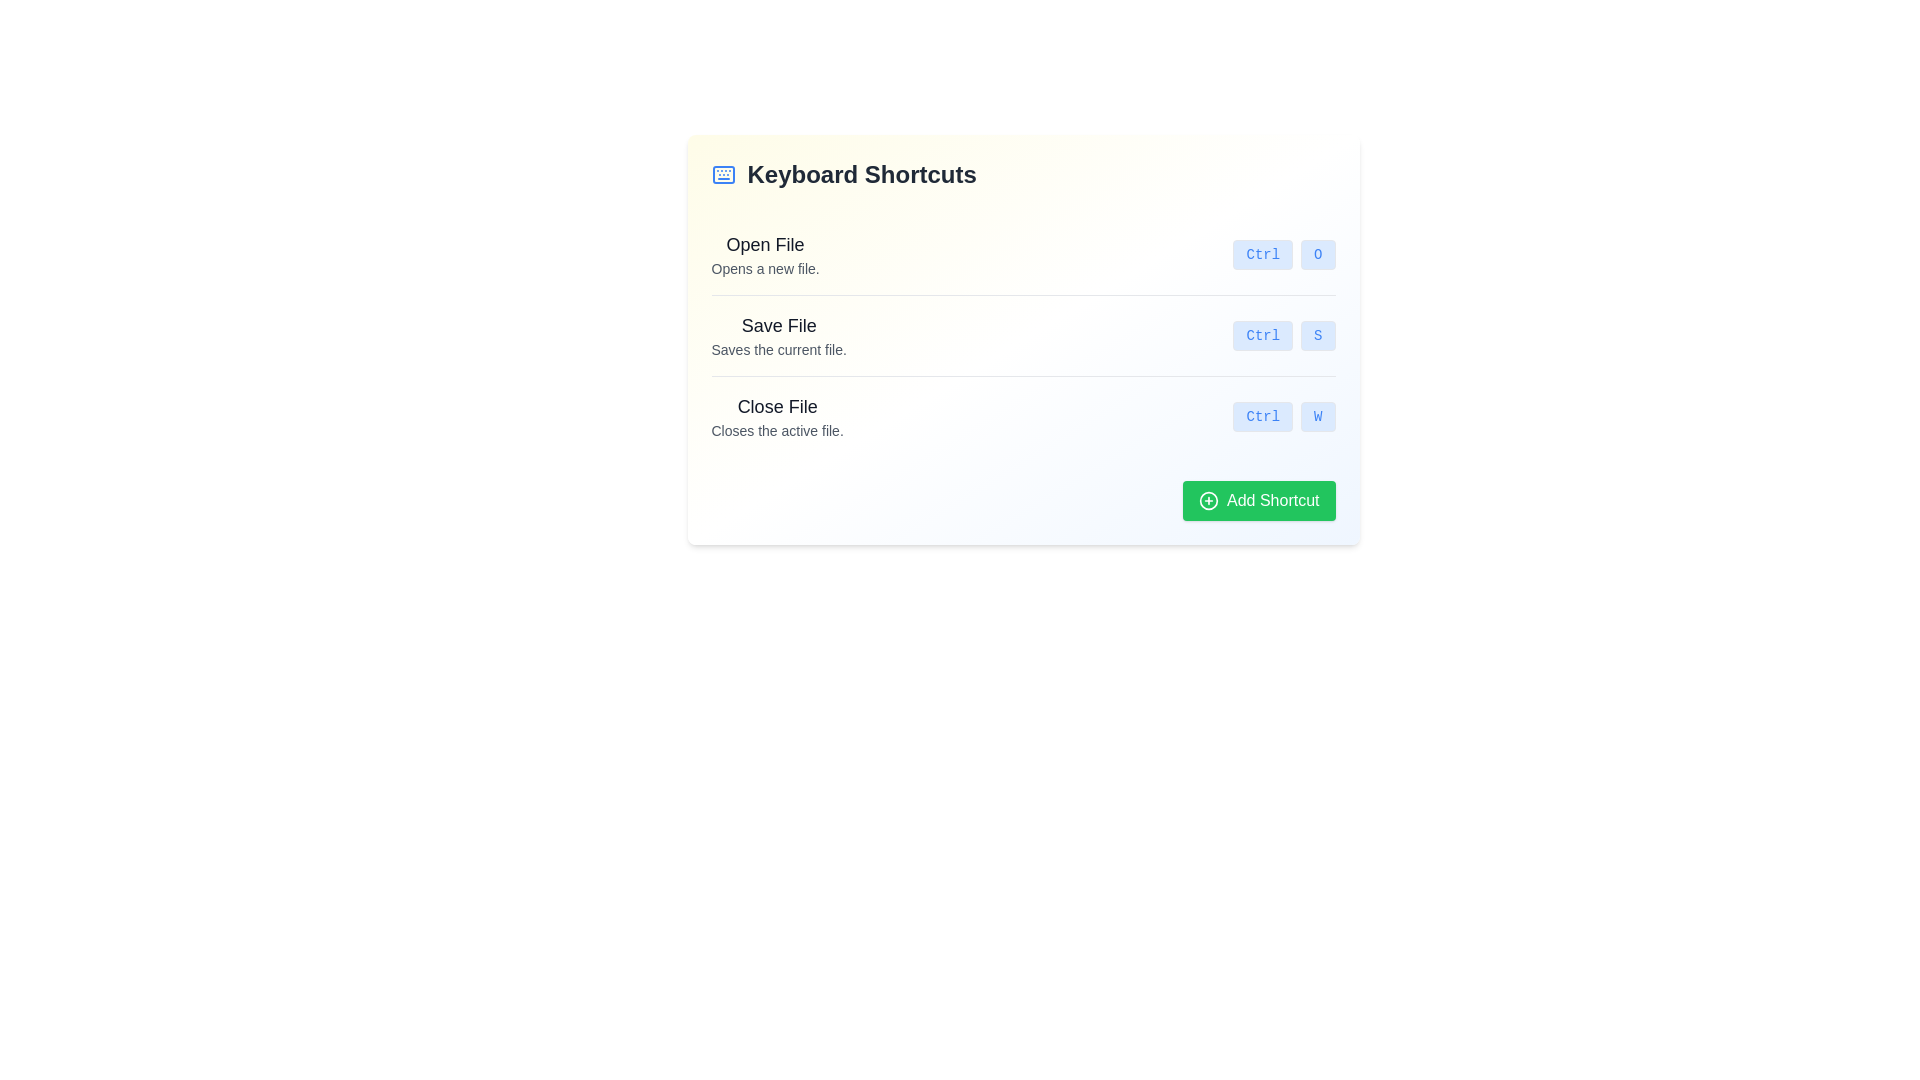 The image size is (1920, 1080). What do you see at coordinates (1318, 415) in the screenshot?
I see `the non-interactive button representing the keyboard key 'W' for the 'Close File' shortcut, positioned in the third row next to the 'Ctrl' label` at bounding box center [1318, 415].